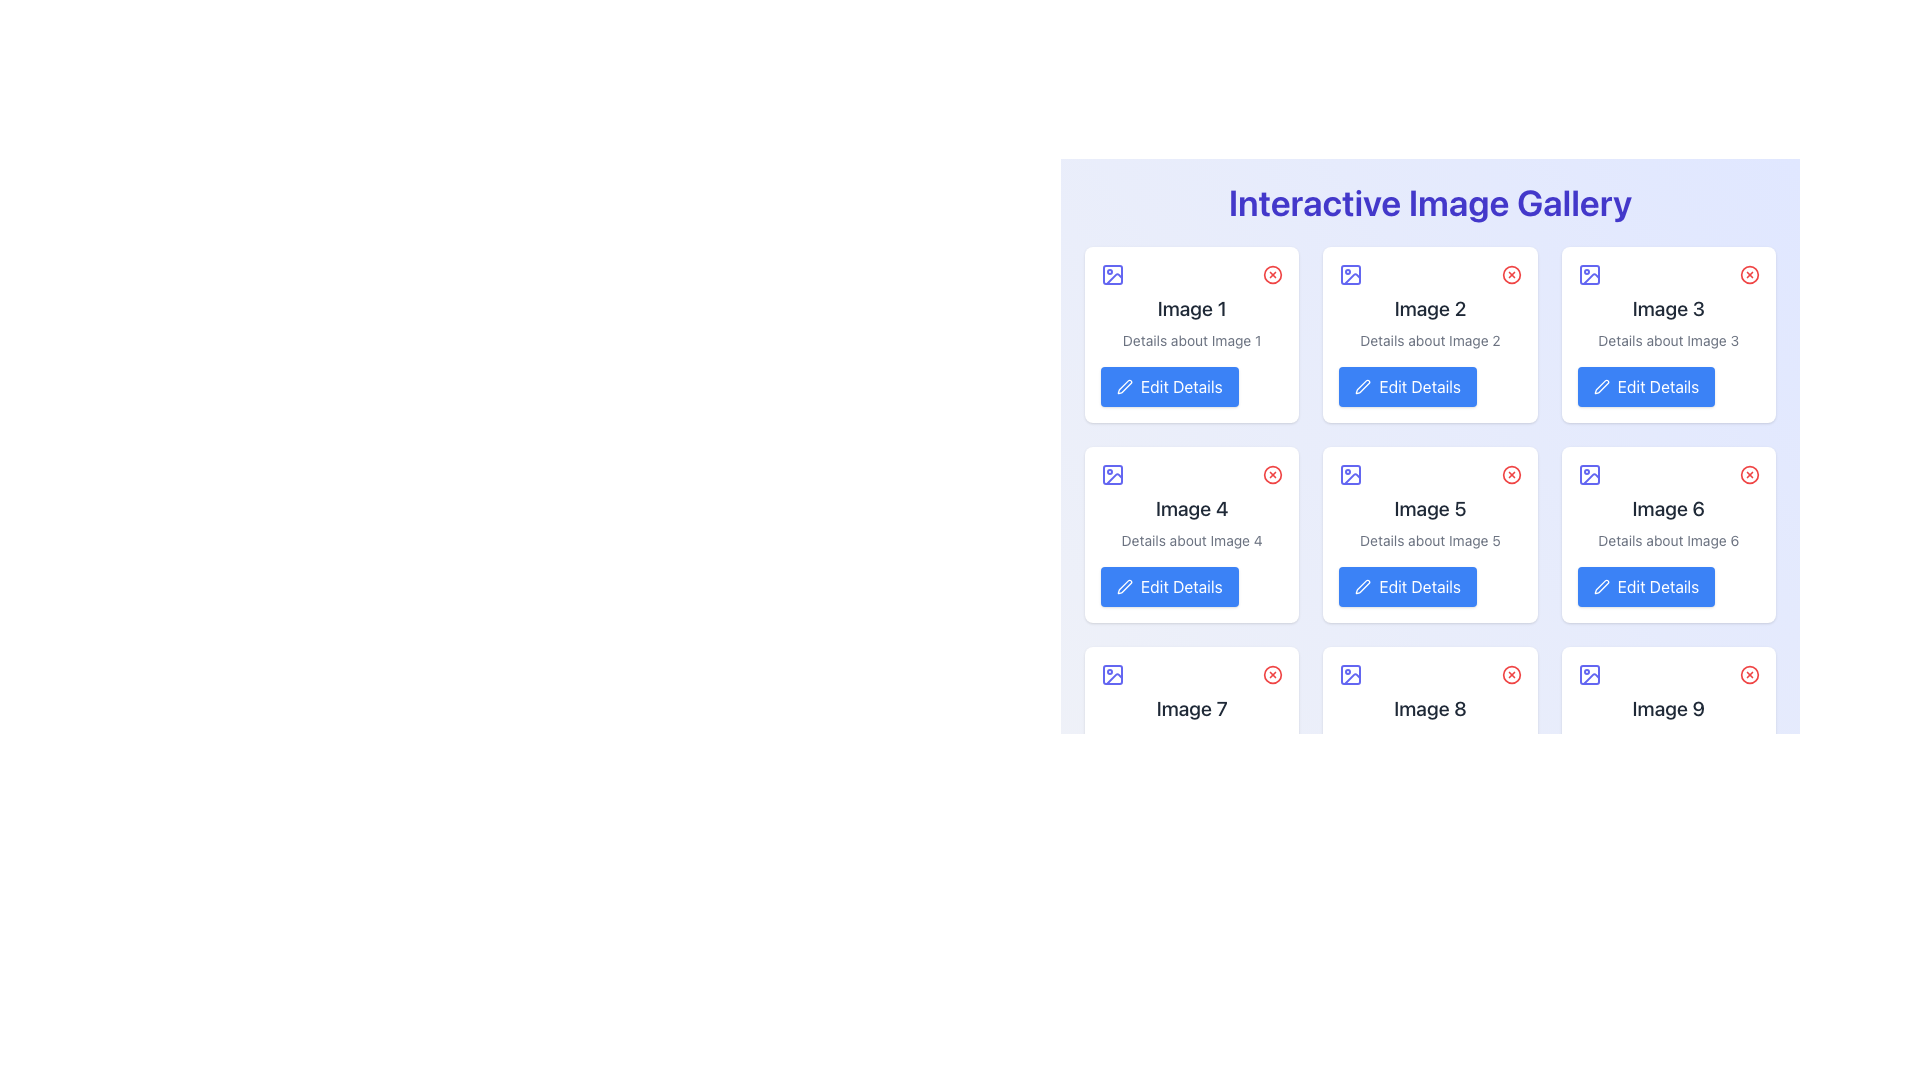  What do you see at coordinates (1748, 675) in the screenshot?
I see `the red circular close button located at the top-right corner of the 'Image 9' card in the interactive gallery` at bounding box center [1748, 675].